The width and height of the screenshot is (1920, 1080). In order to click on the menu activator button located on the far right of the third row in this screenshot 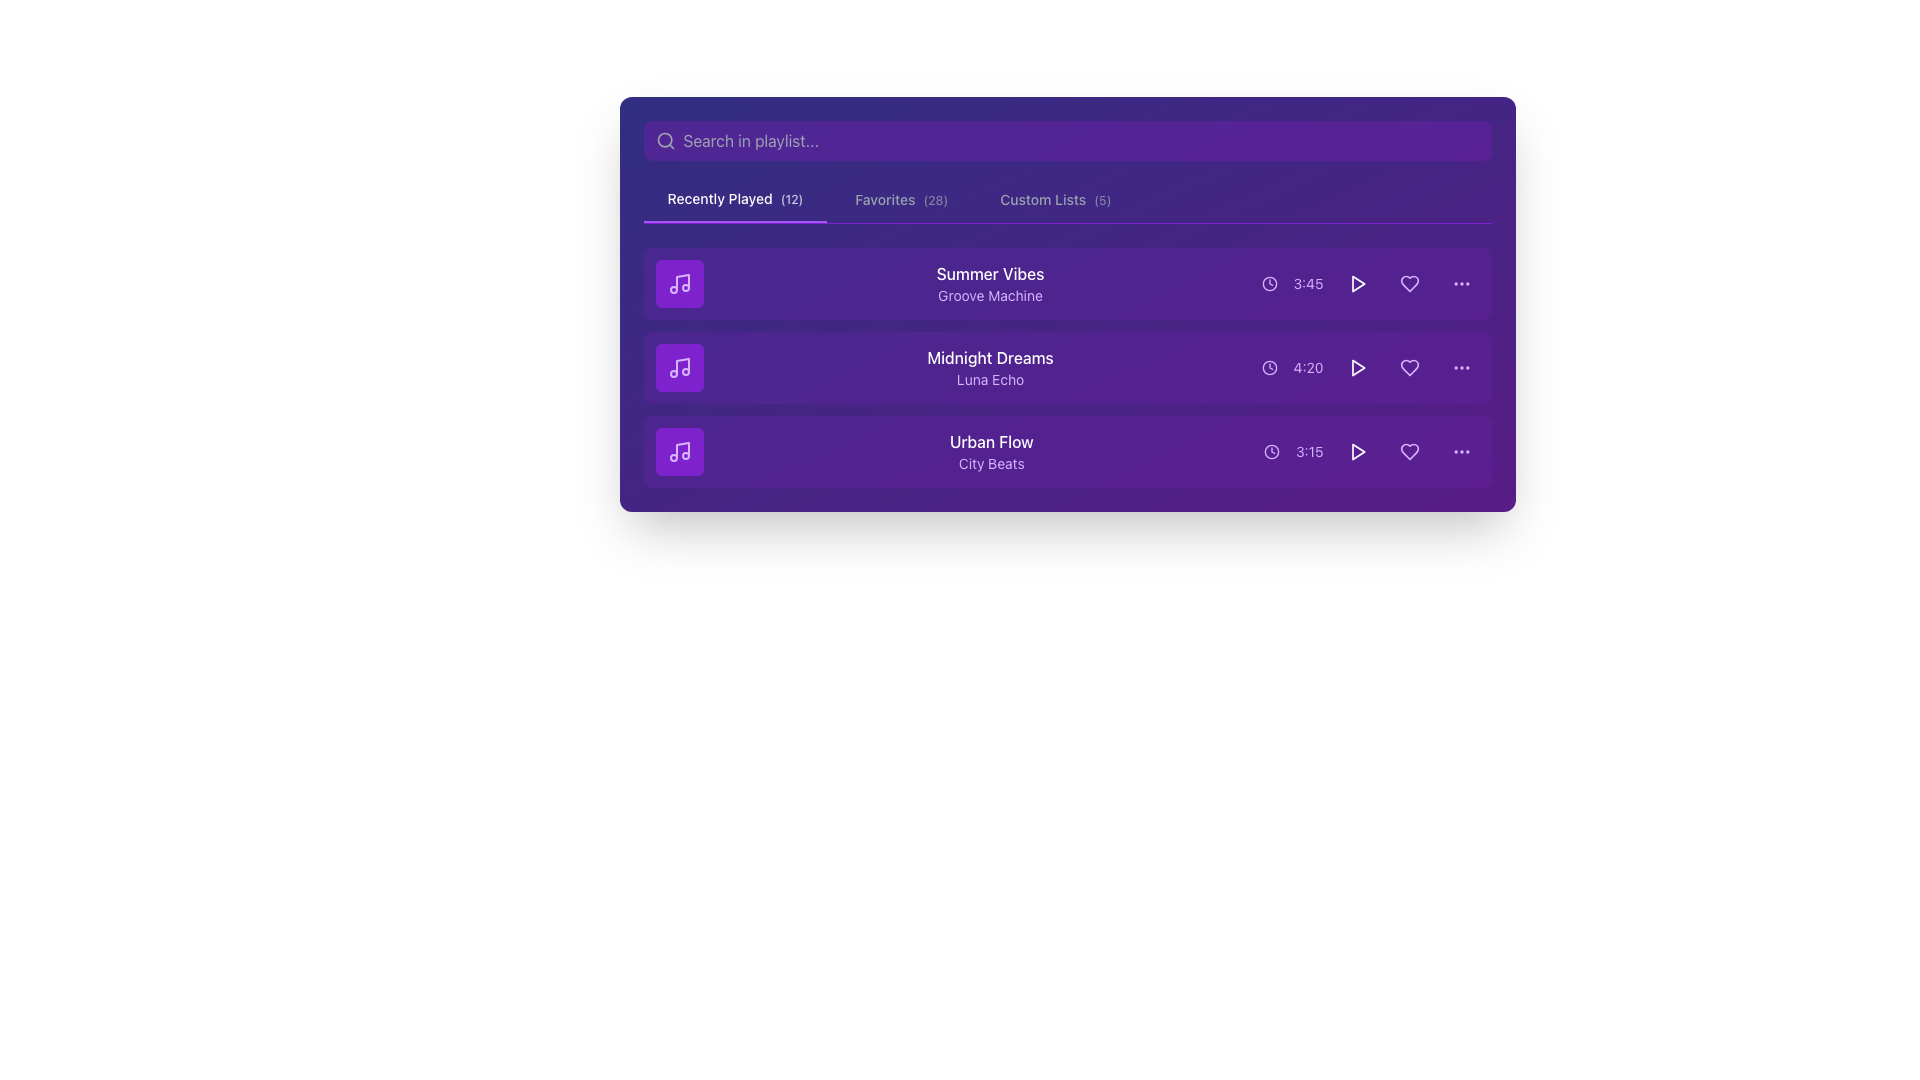, I will do `click(1461, 451)`.